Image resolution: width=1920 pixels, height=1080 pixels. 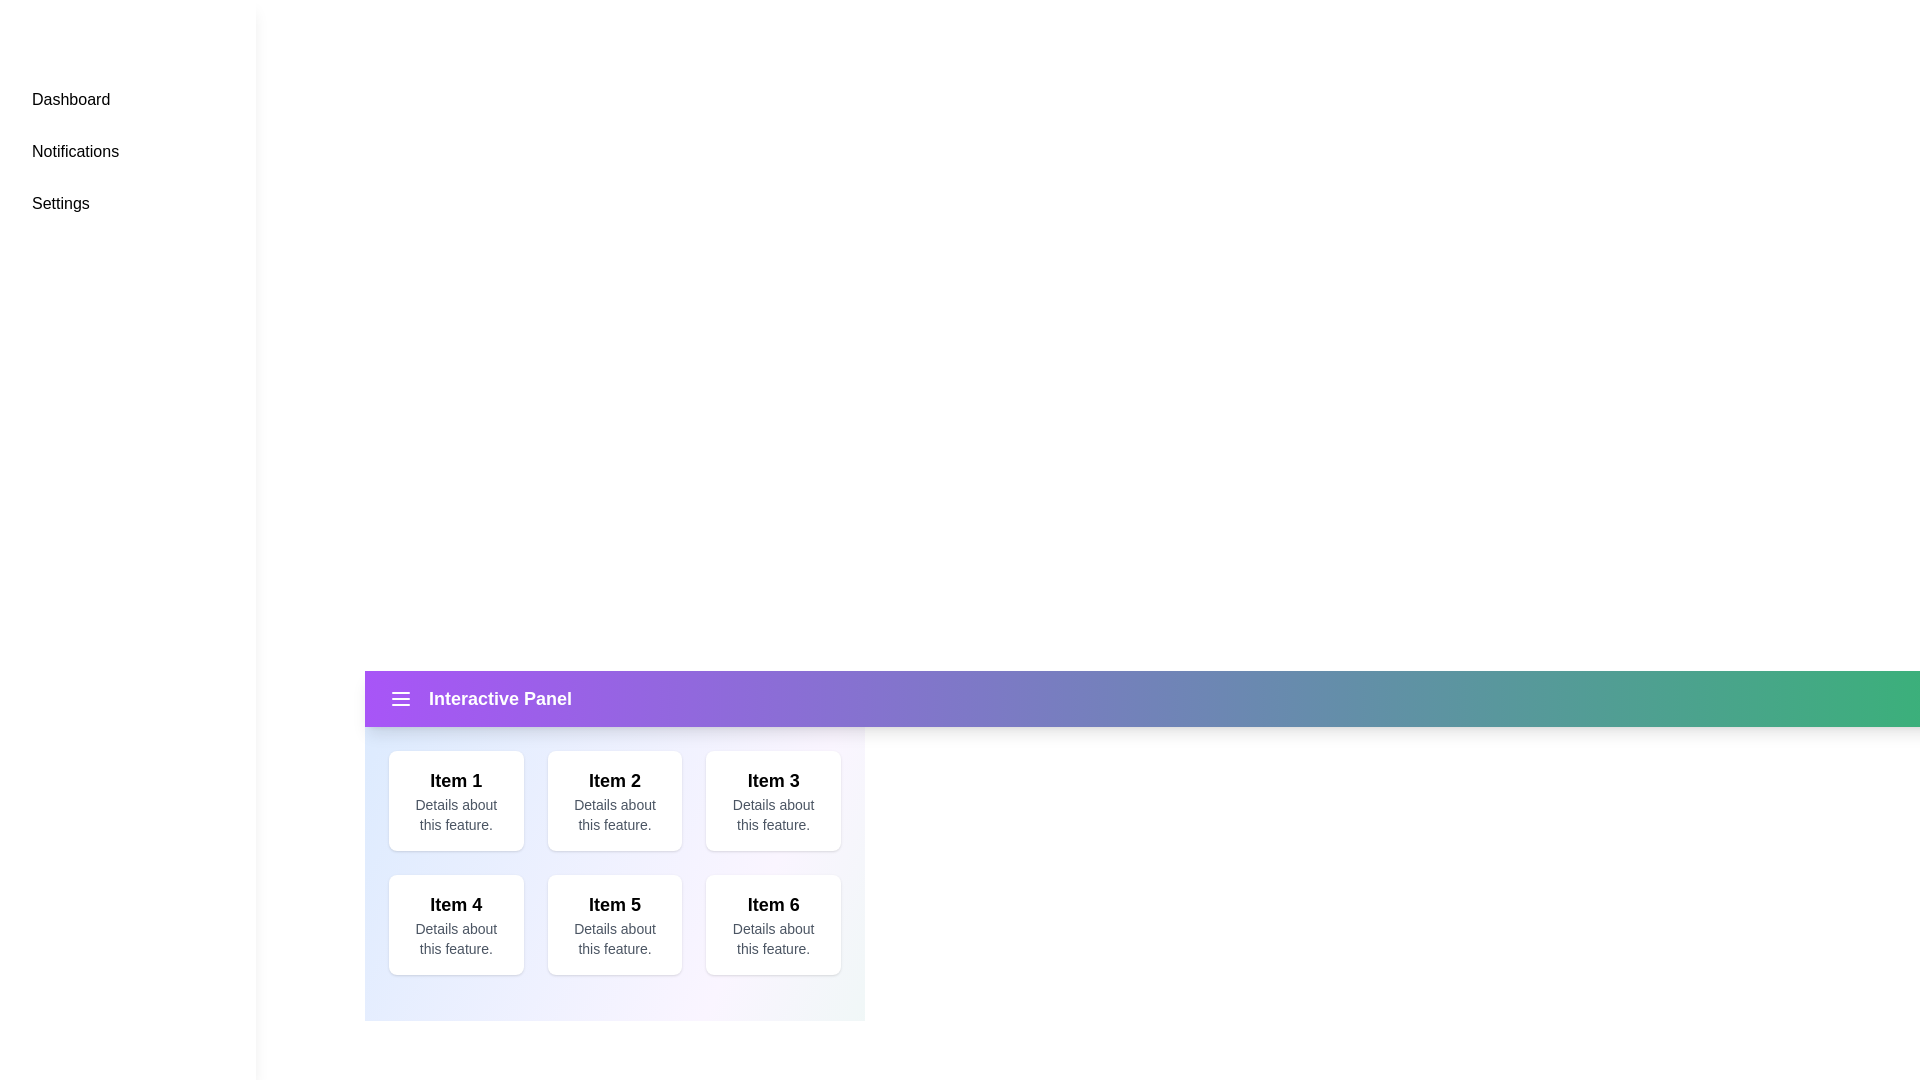 What do you see at coordinates (500, 697) in the screenshot?
I see `the informational Text label that serves as a header or title, located to the right of the icon resembling three horizontal lines in the header` at bounding box center [500, 697].